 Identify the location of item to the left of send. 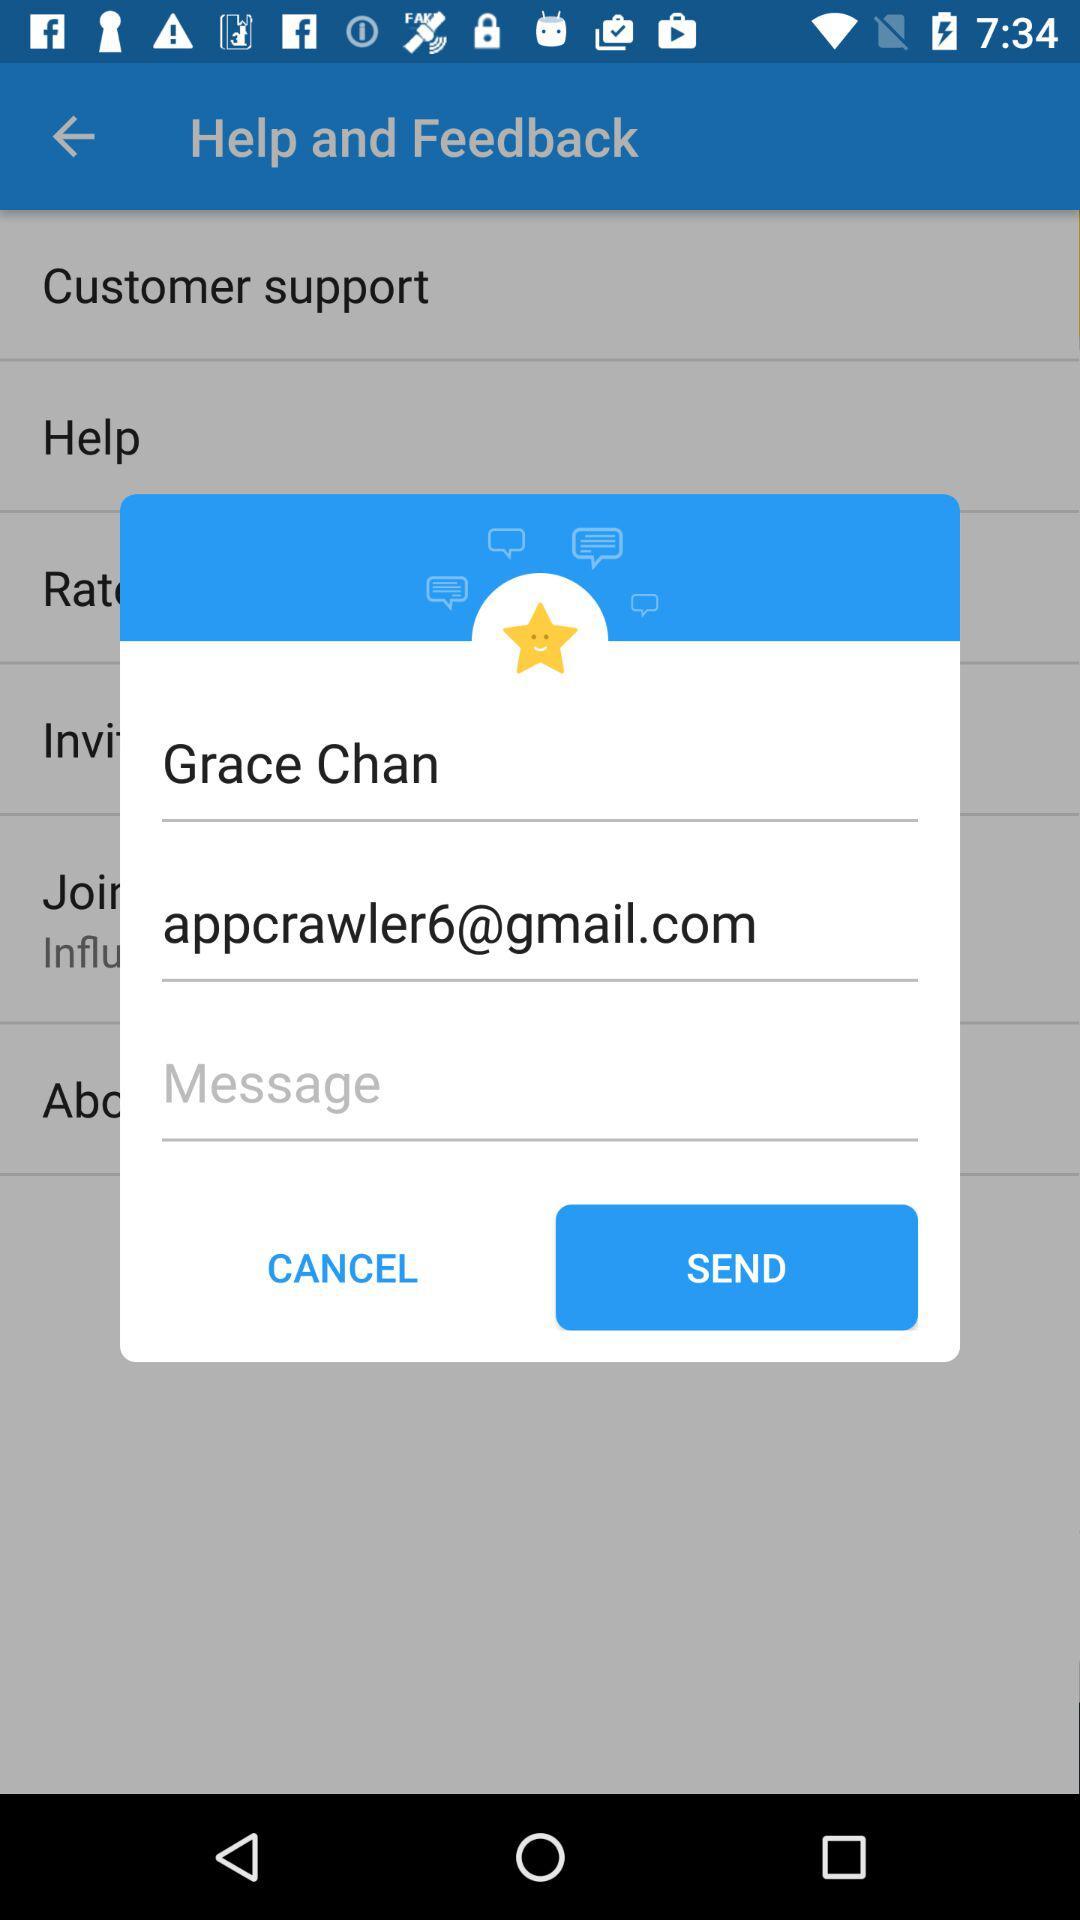
(342, 1266).